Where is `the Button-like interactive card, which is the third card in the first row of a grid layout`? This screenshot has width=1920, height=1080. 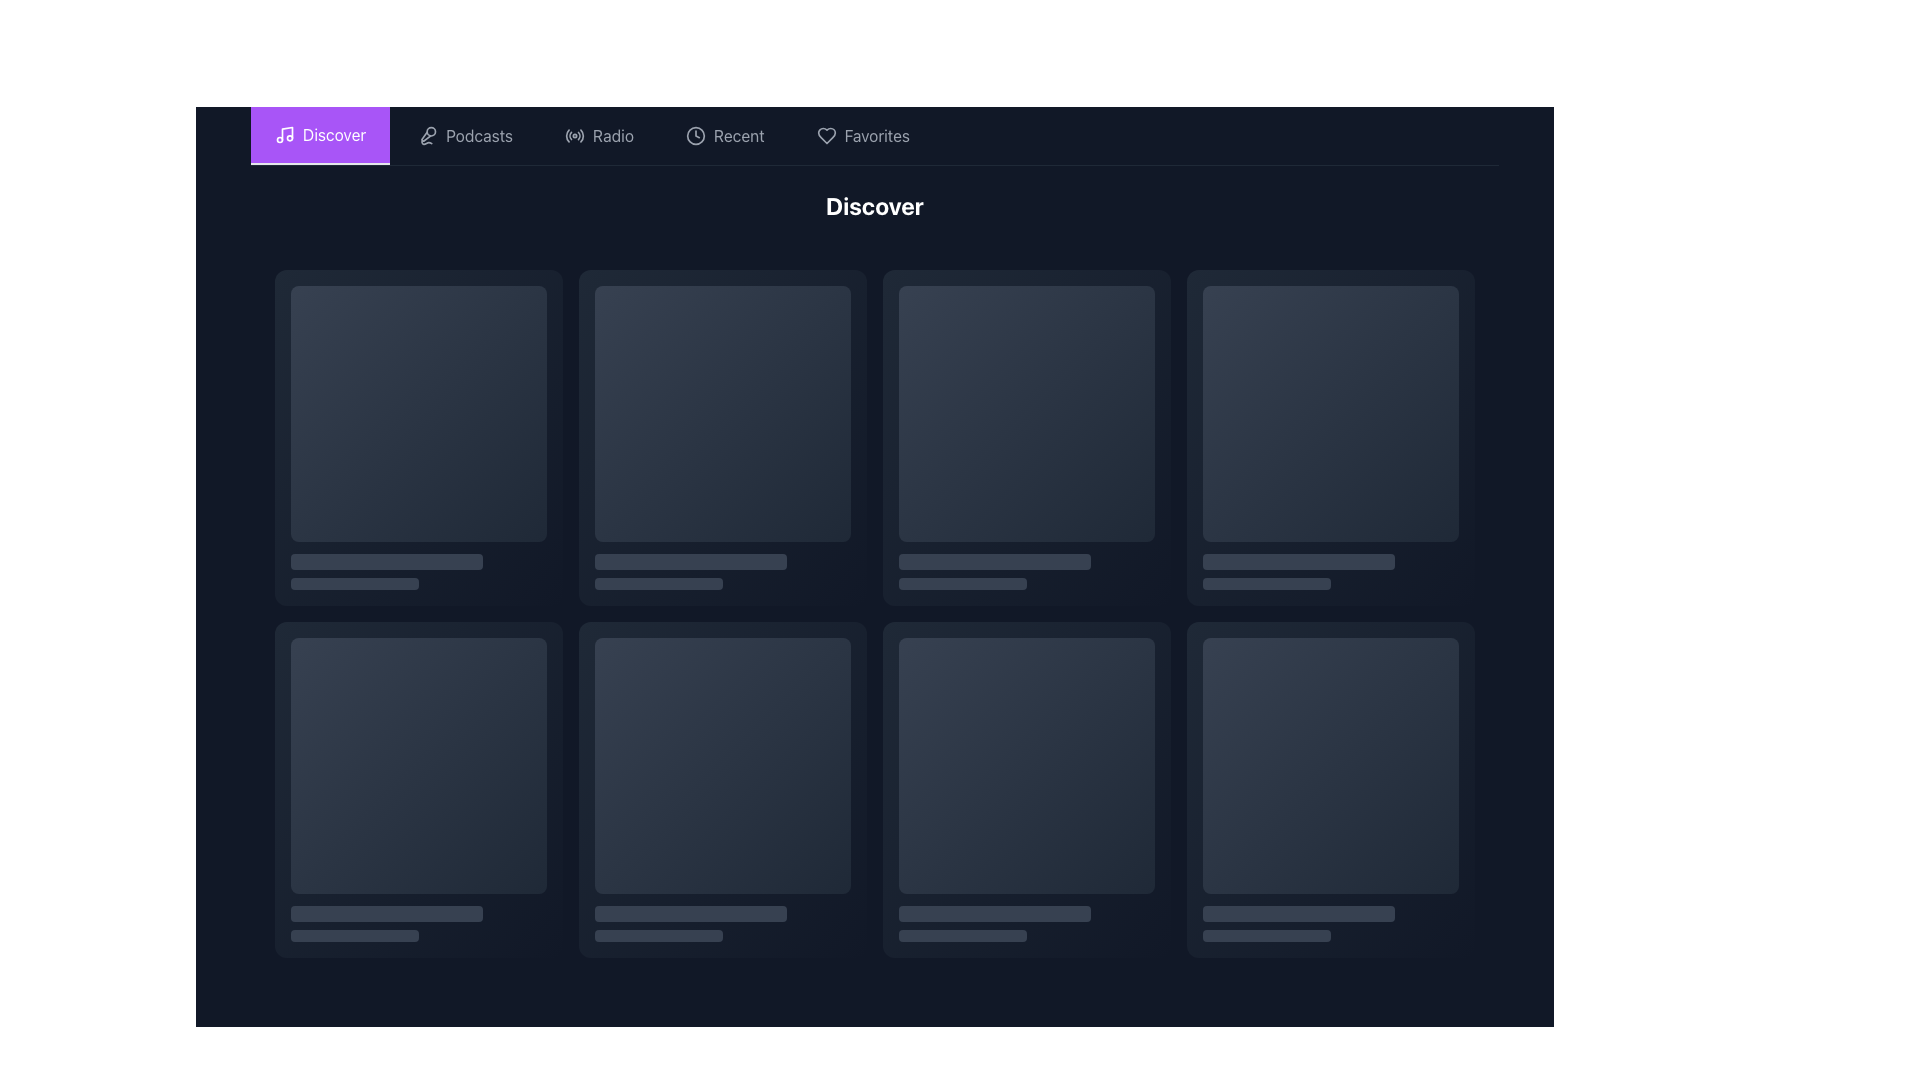
the Button-like interactive card, which is the third card in the first row of a grid layout is located at coordinates (1027, 437).